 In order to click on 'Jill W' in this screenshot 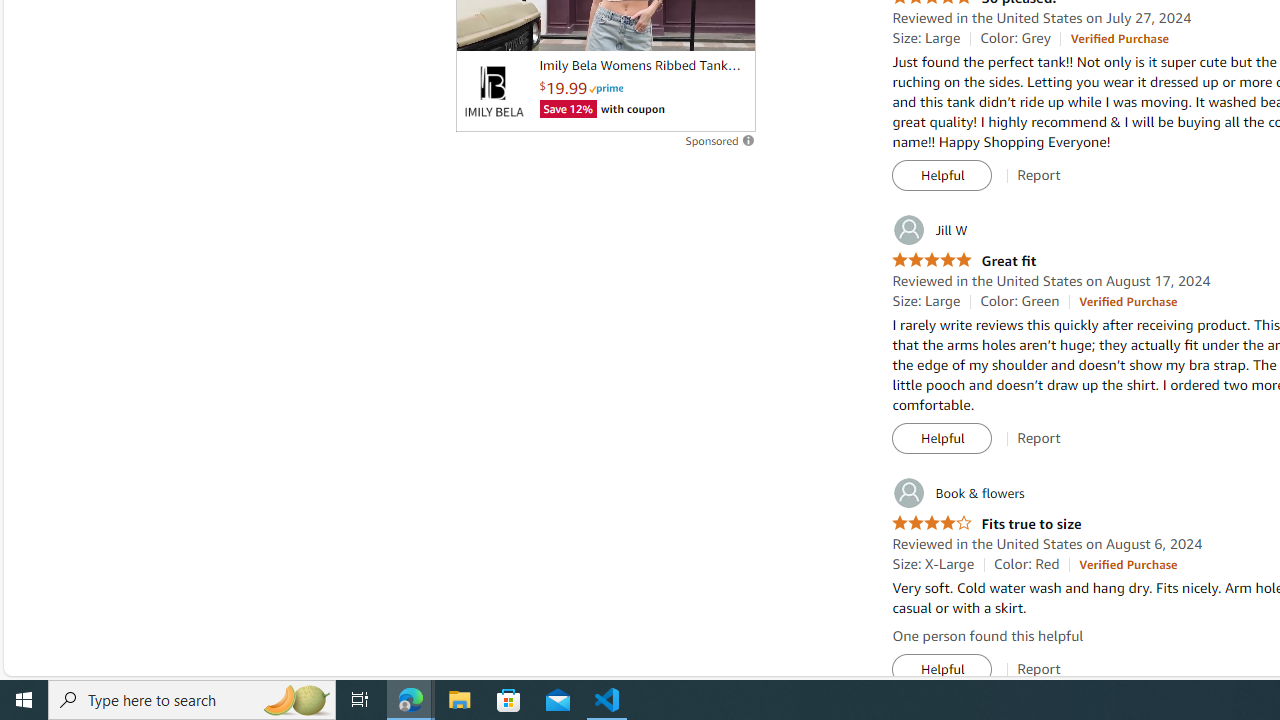, I will do `click(928, 229)`.